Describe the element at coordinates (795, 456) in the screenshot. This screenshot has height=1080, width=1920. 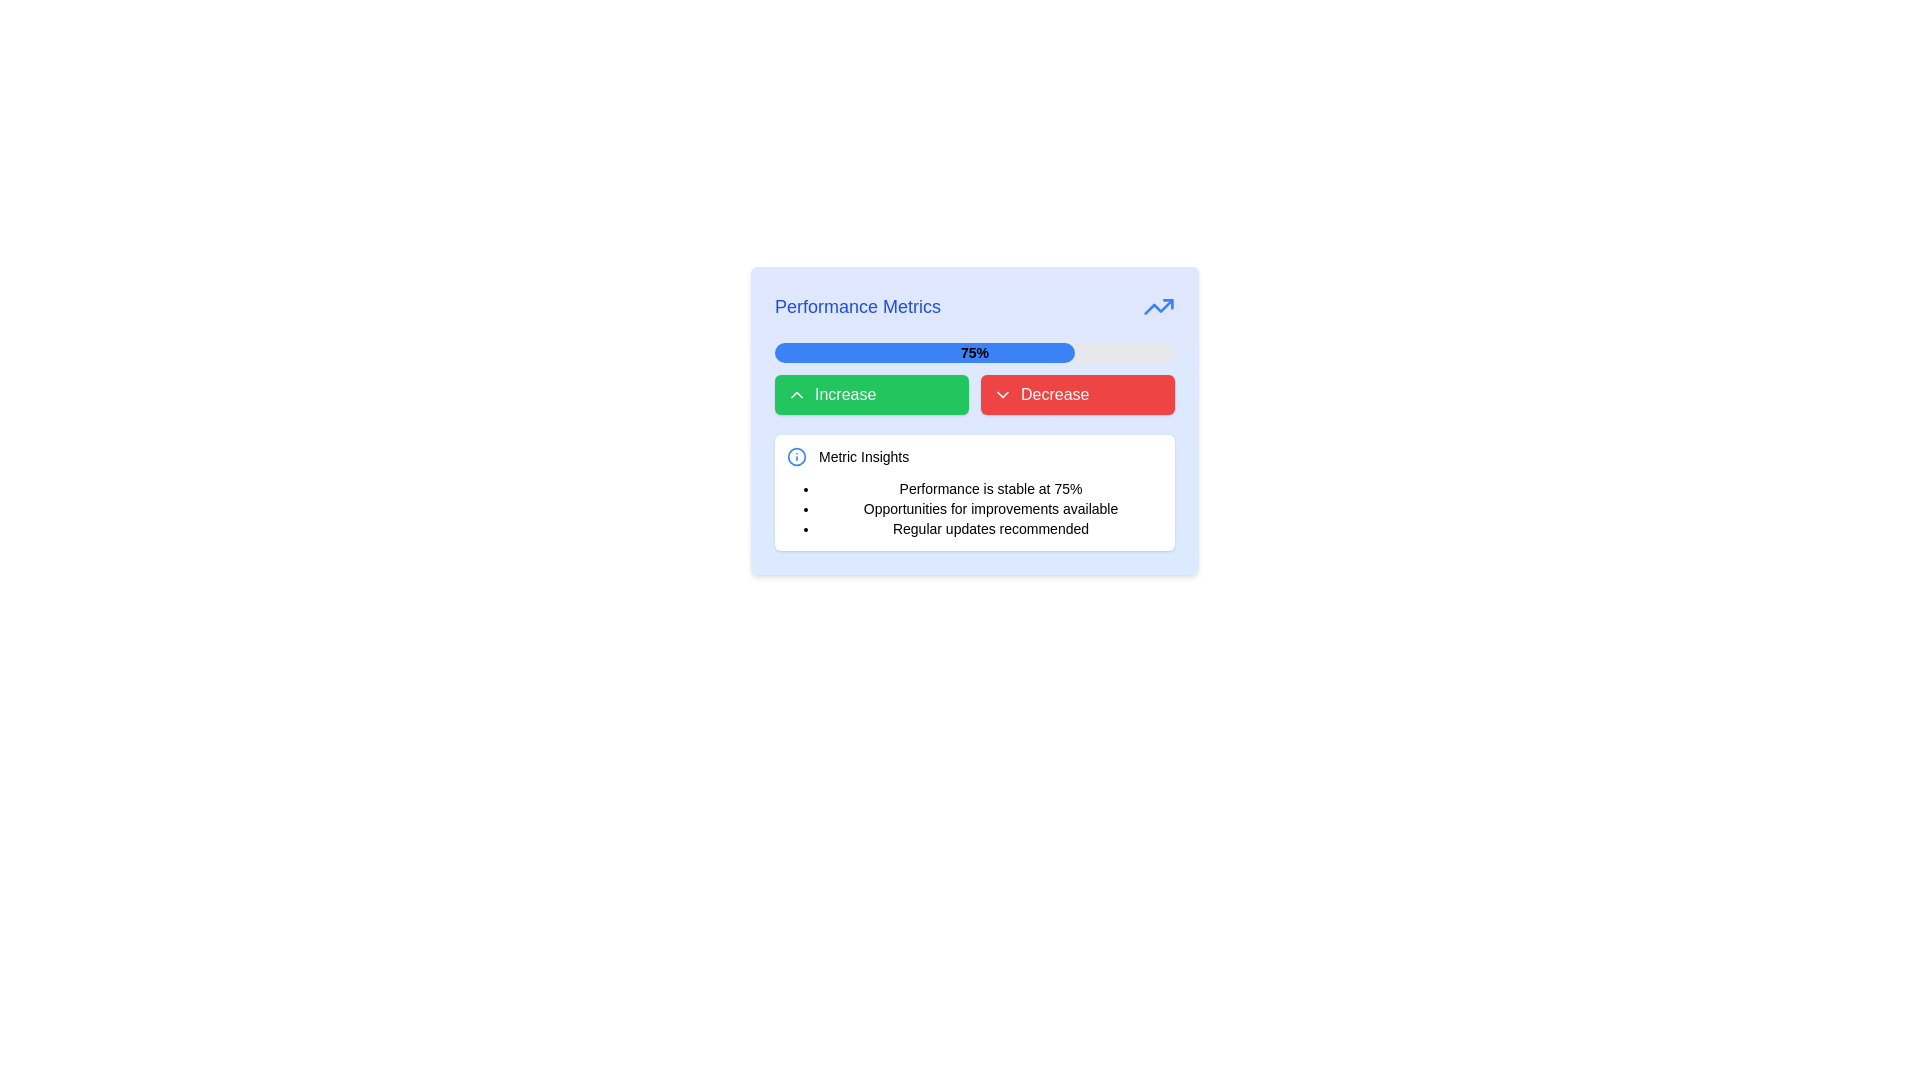
I see `the information/help icon located to the left of the 'Metric Insights' title` at that location.